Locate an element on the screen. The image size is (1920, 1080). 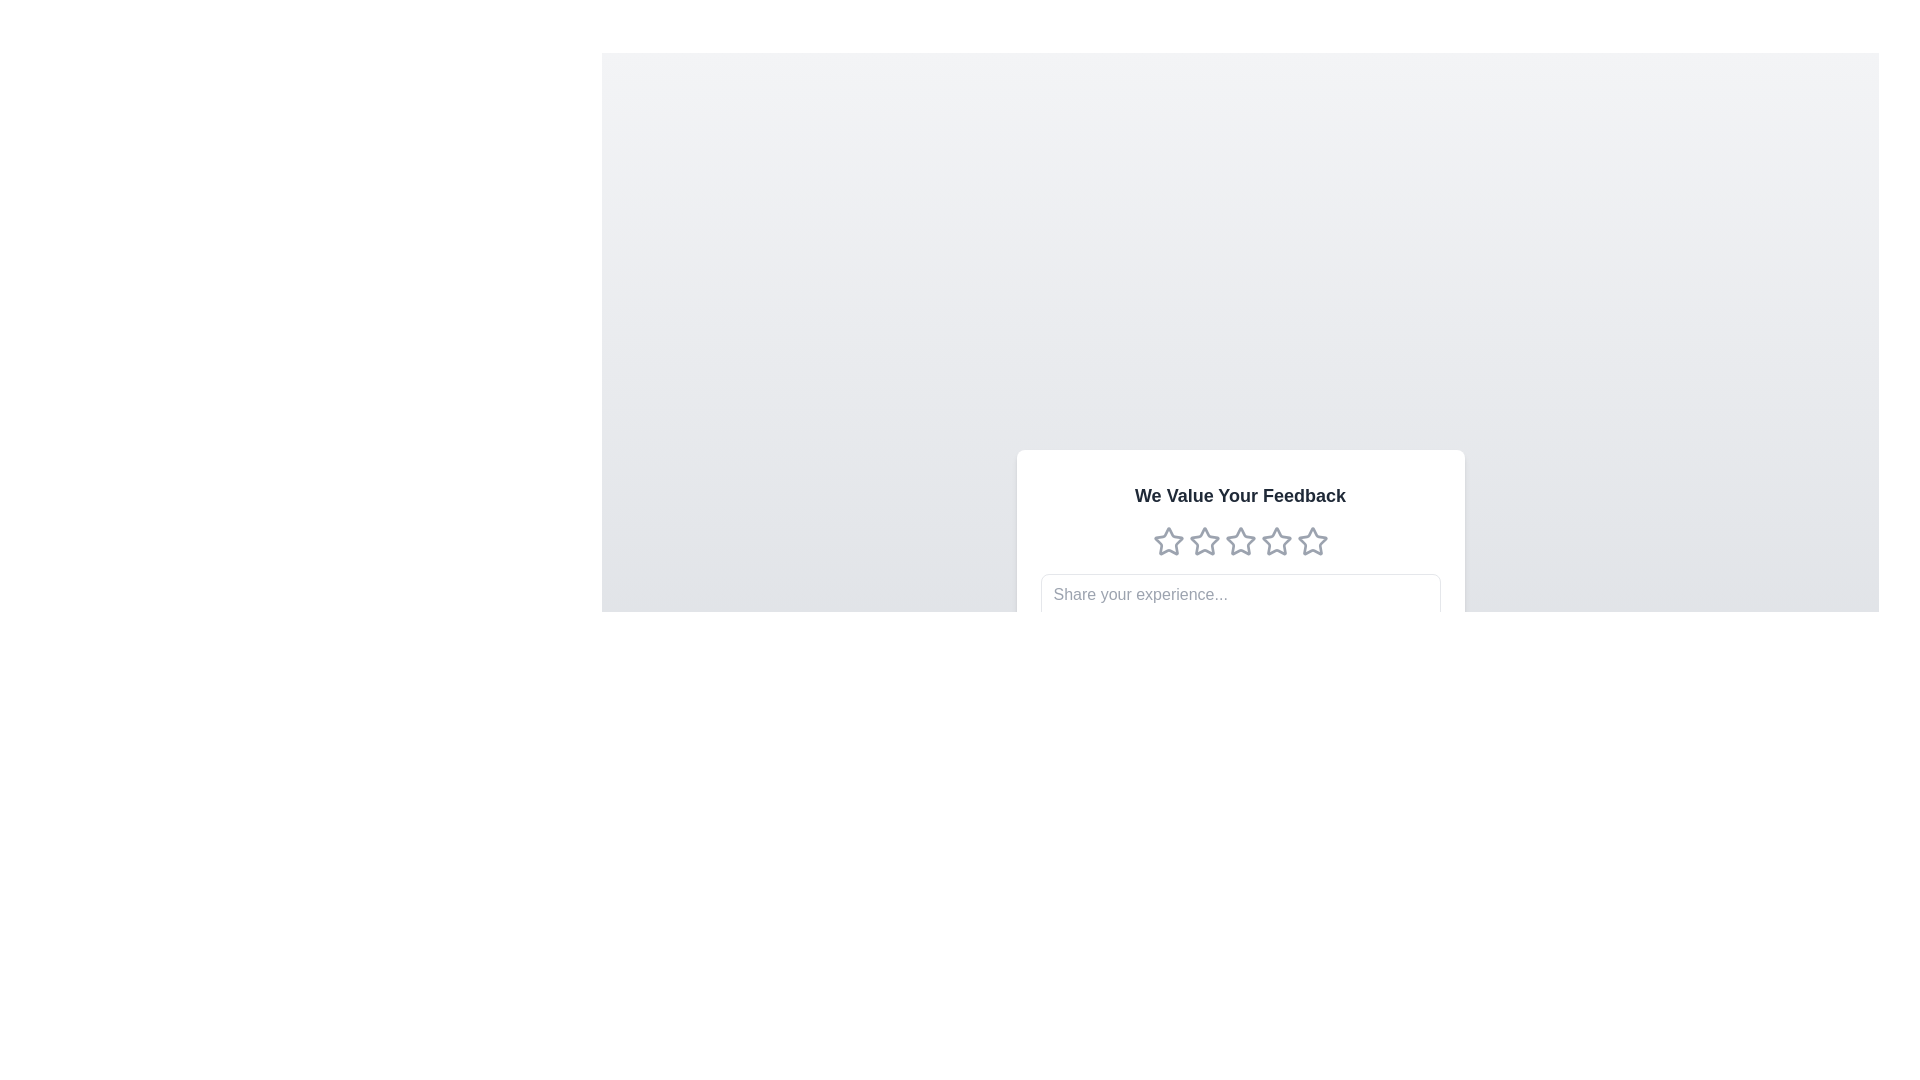
the second star-shaped Rating icon in the rating system is located at coordinates (1275, 541).